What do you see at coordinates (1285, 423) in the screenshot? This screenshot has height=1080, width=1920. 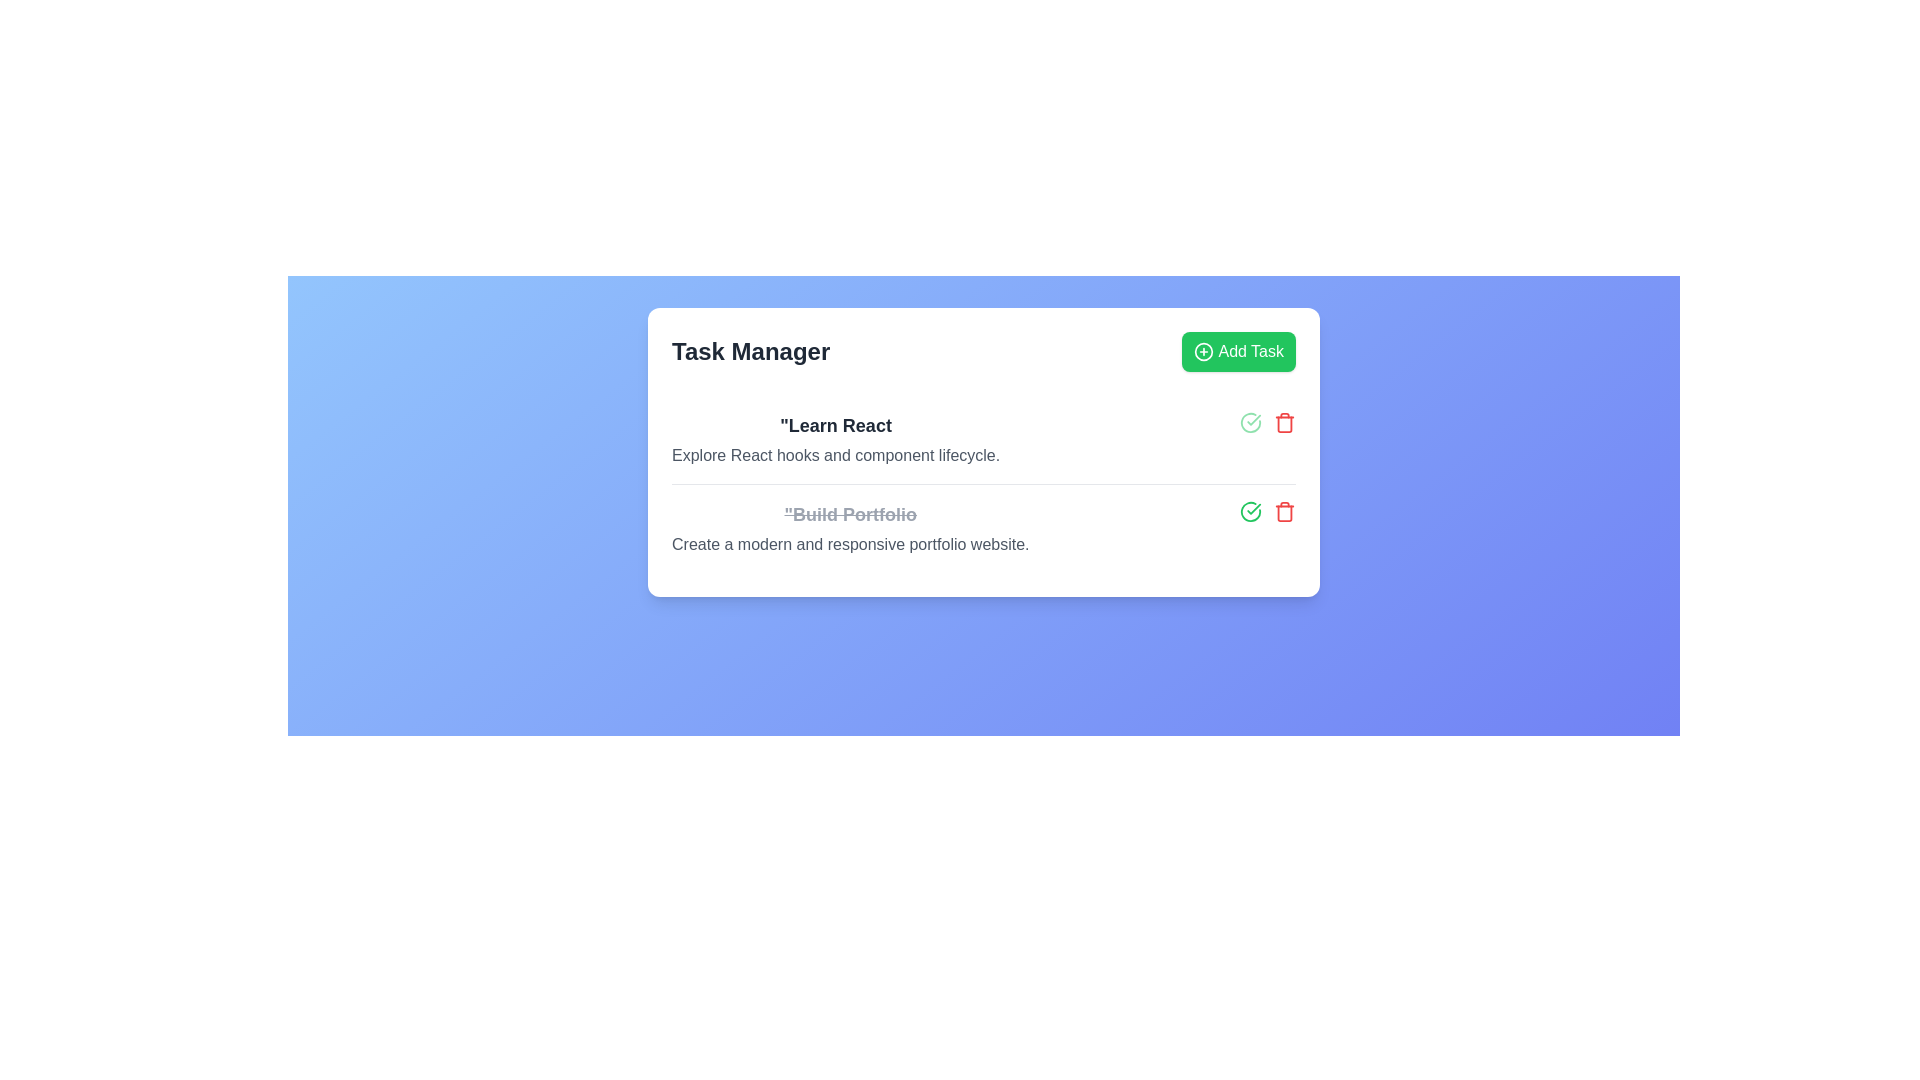 I see `the trash can icon located in the right section of the second task in the task list` at bounding box center [1285, 423].